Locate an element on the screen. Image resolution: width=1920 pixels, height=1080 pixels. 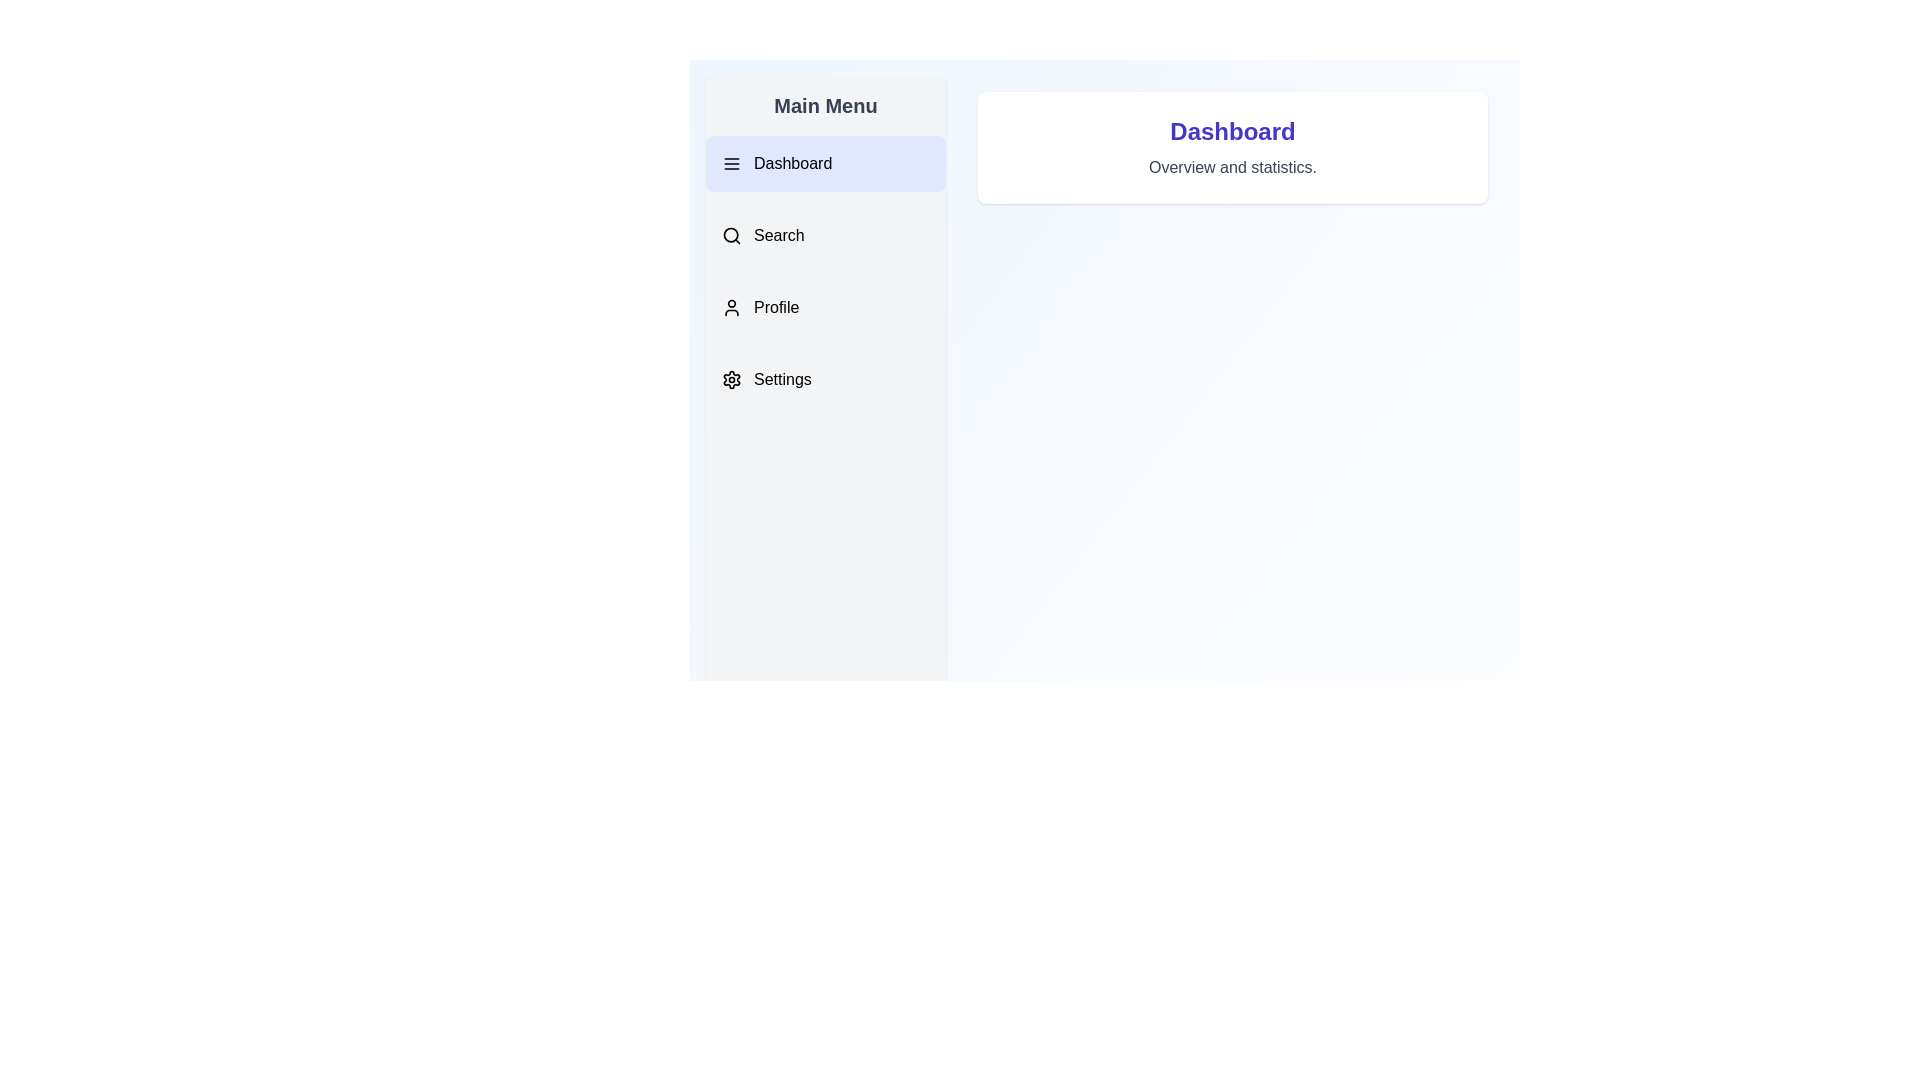
the menu item Dashboard to highlight it is located at coordinates (825, 163).